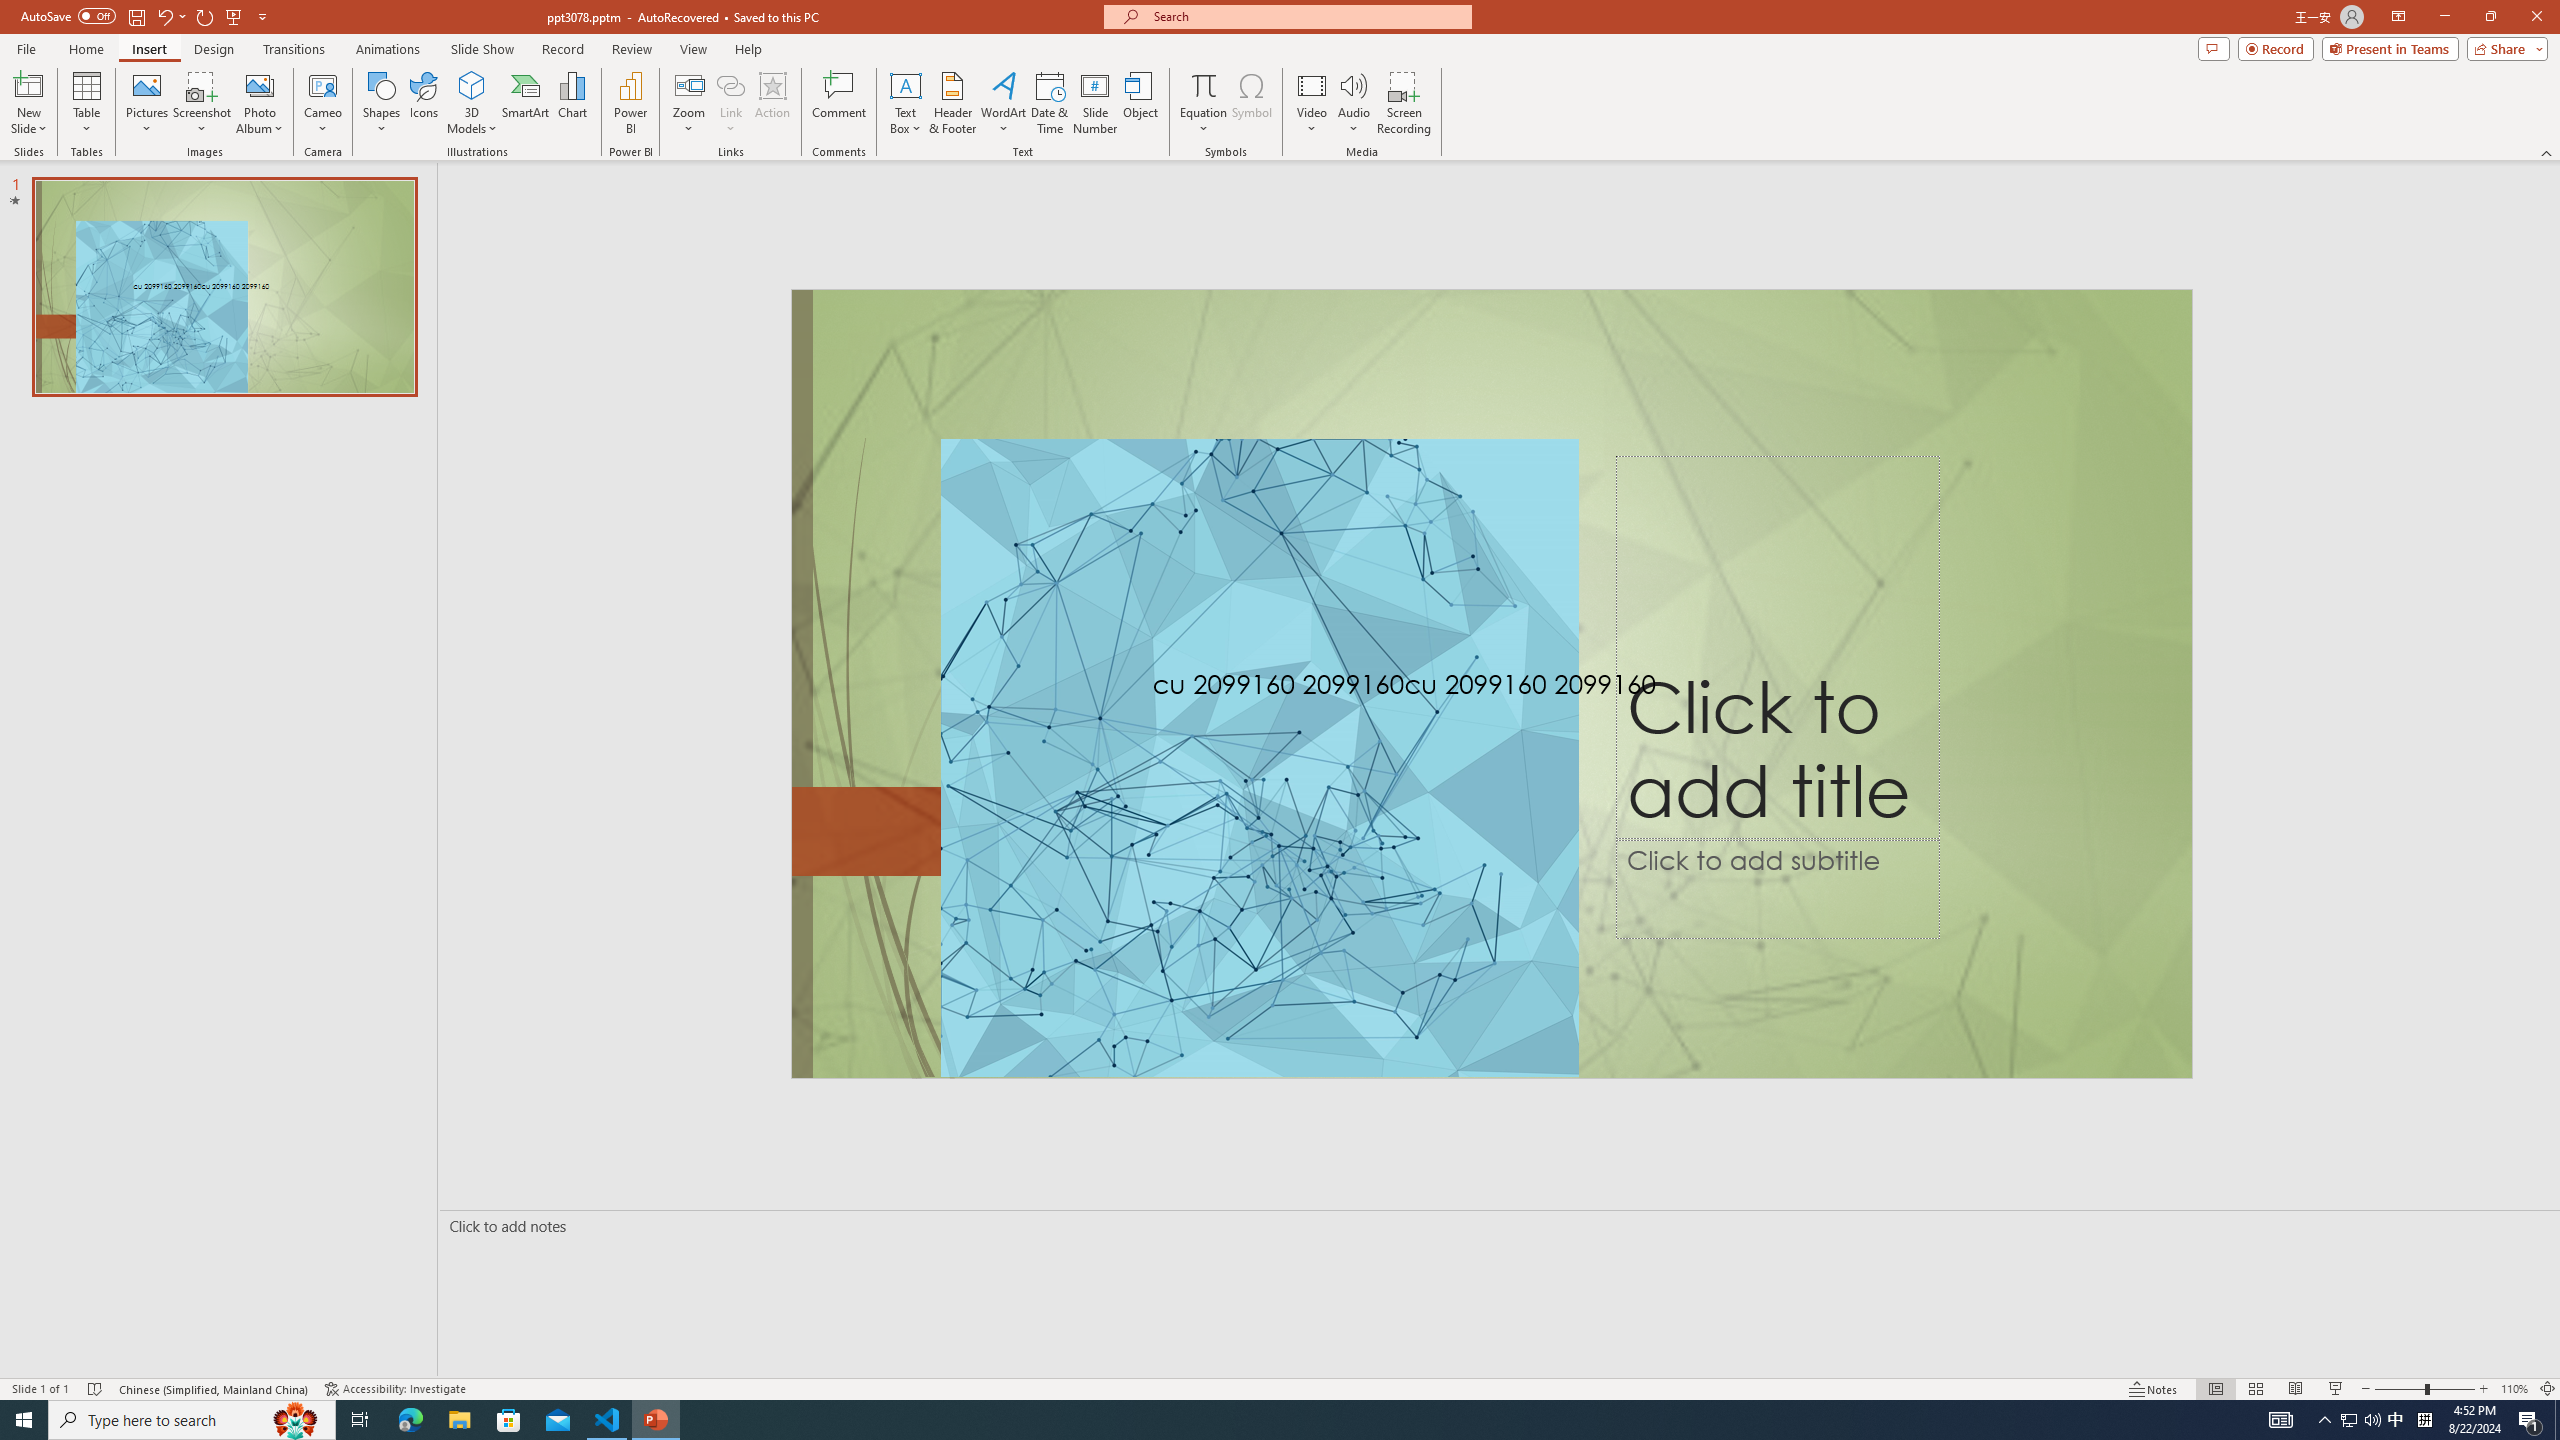 This screenshot has width=2560, height=1440. I want to click on 'Chart...', so click(572, 103).